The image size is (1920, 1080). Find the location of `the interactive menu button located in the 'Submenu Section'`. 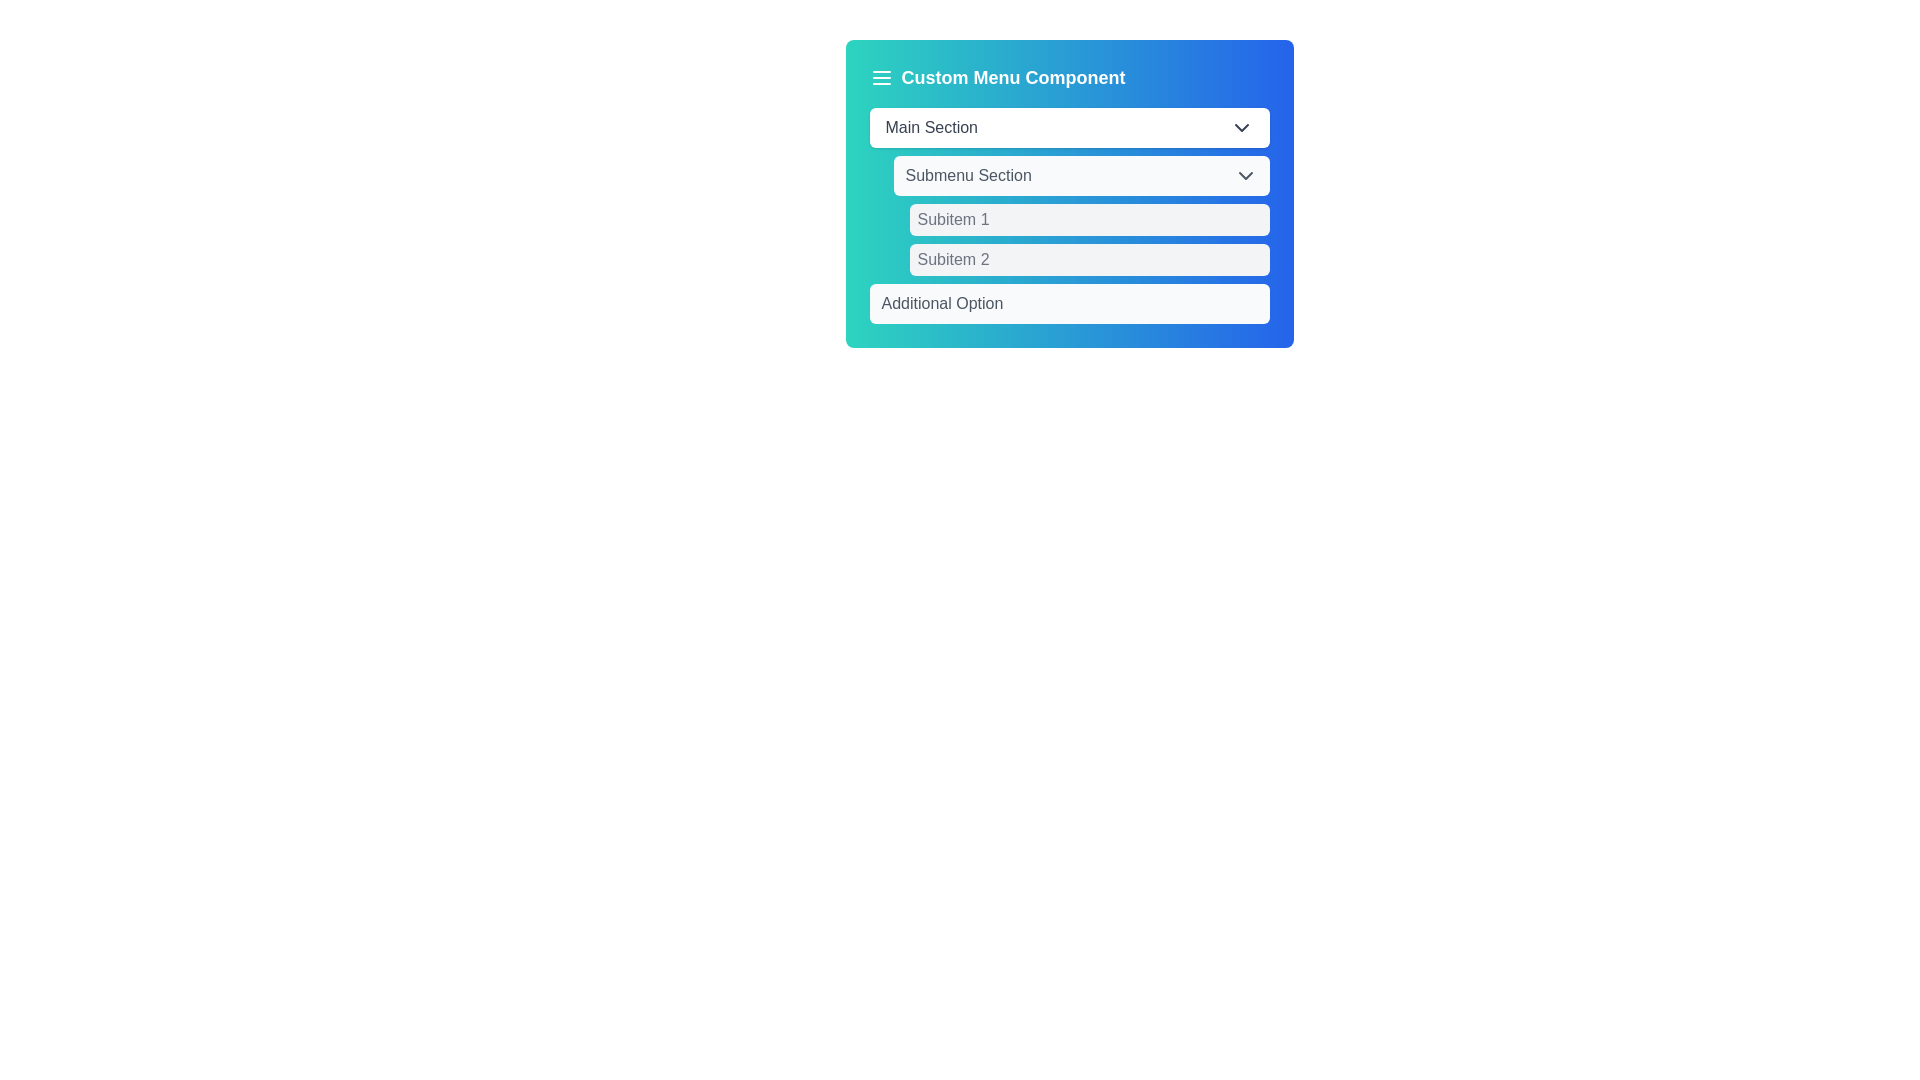

the interactive menu button located in the 'Submenu Section' is located at coordinates (1088, 219).